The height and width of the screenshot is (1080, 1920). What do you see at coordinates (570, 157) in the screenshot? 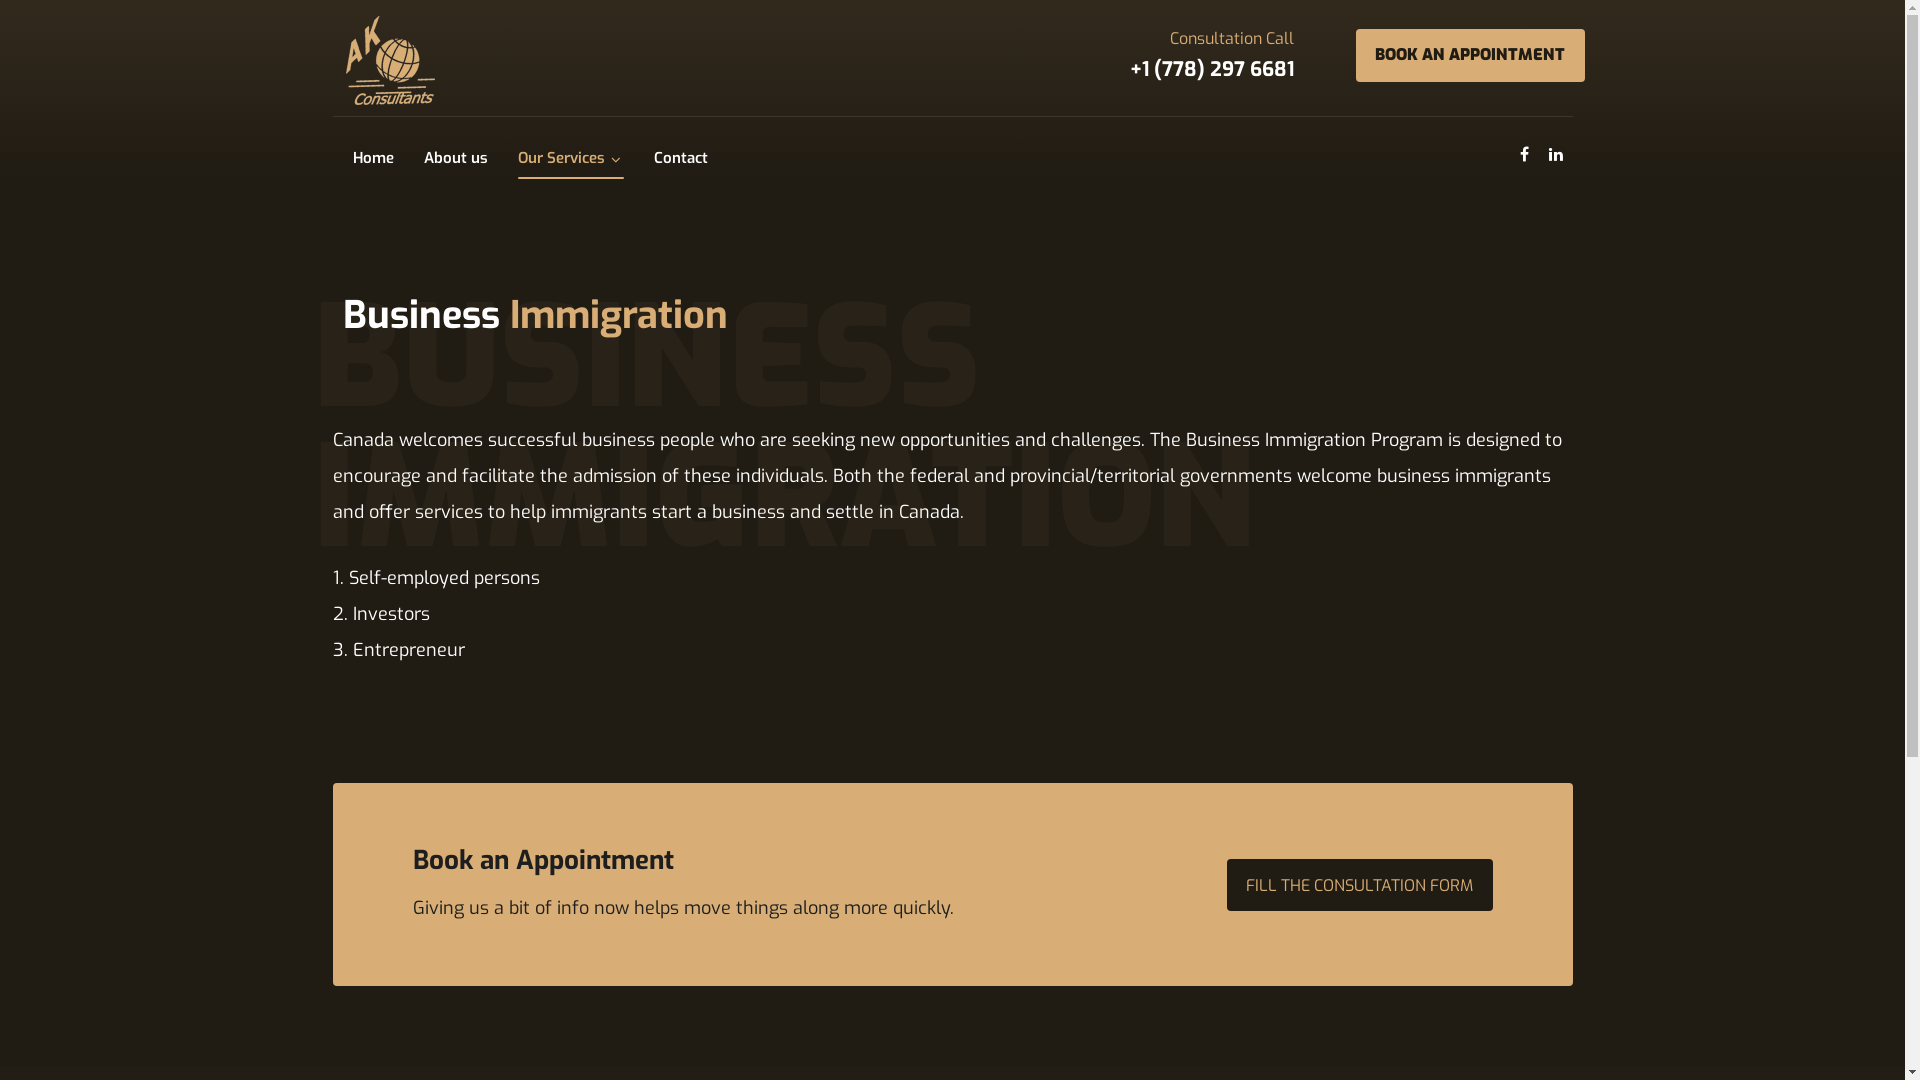
I see `'Our Services'` at bounding box center [570, 157].